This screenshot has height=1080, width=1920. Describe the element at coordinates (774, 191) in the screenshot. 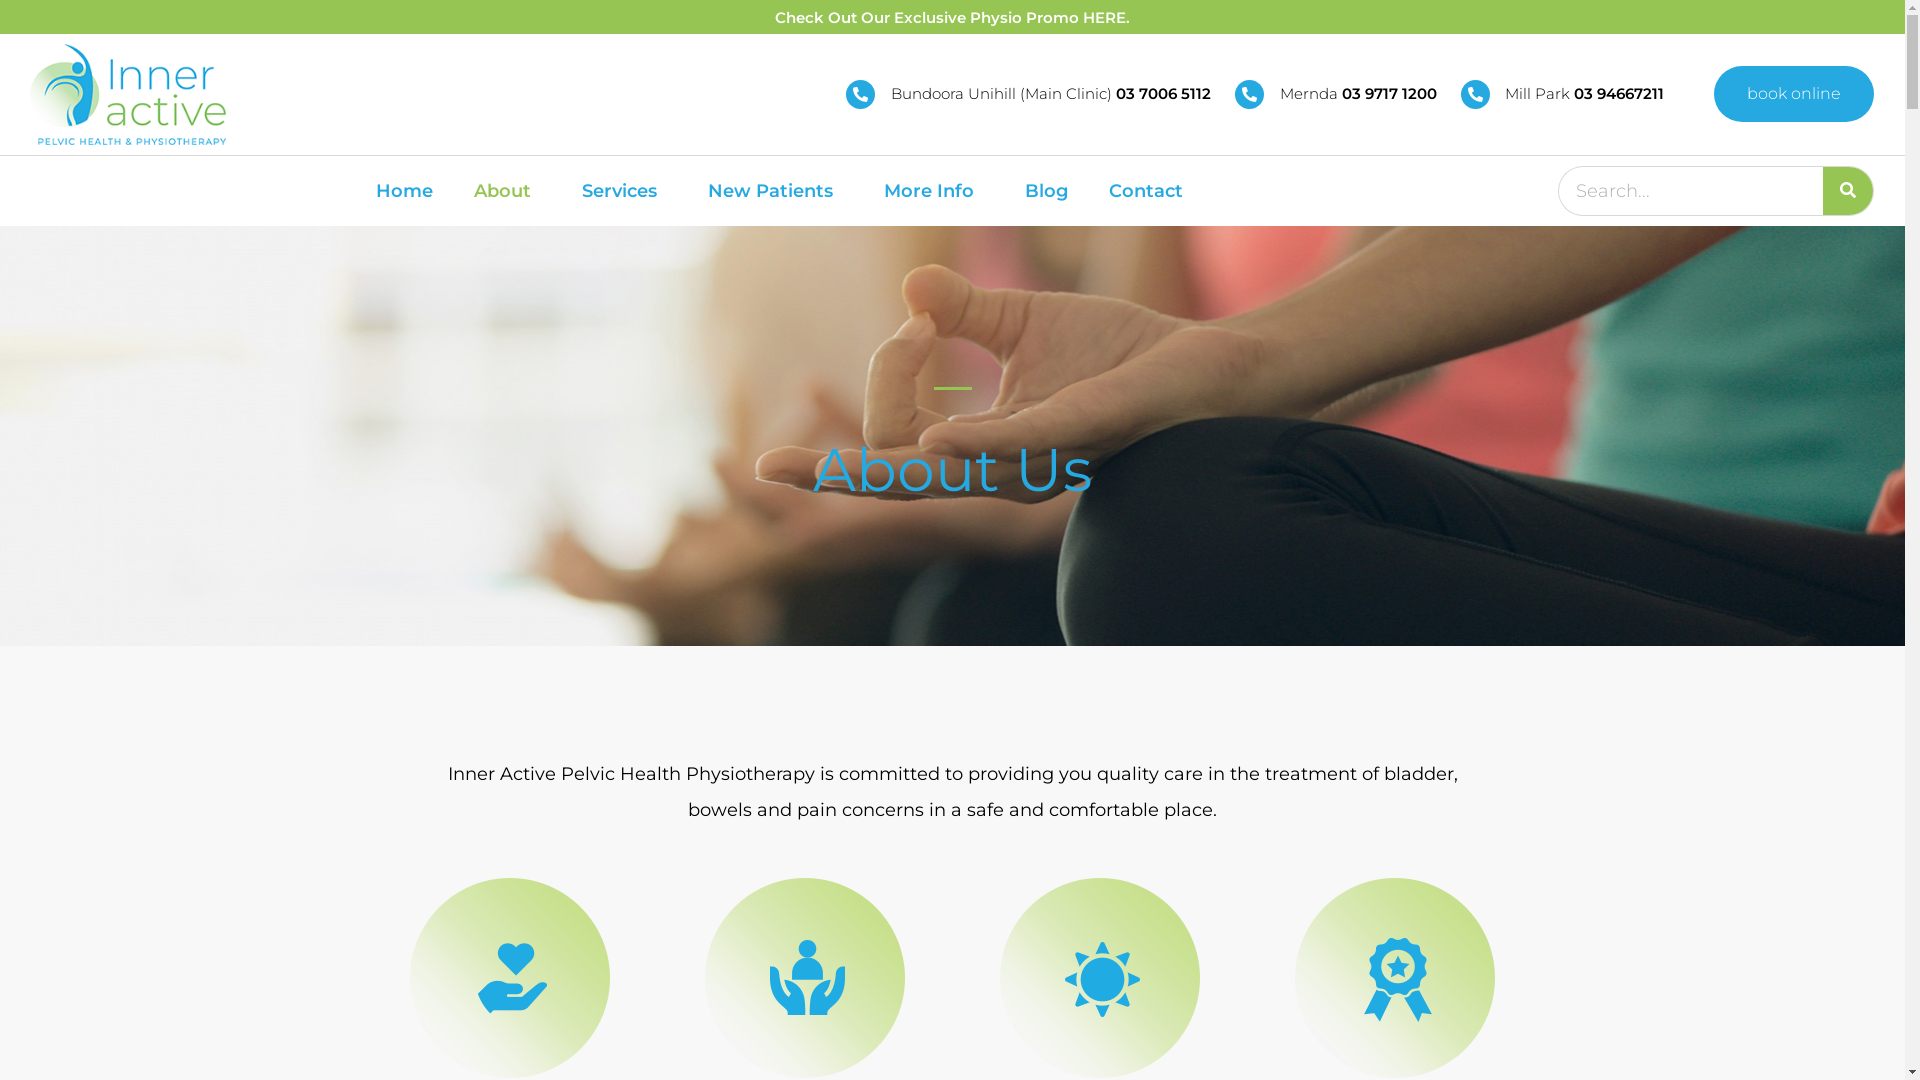

I see `'New Patients'` at that location.